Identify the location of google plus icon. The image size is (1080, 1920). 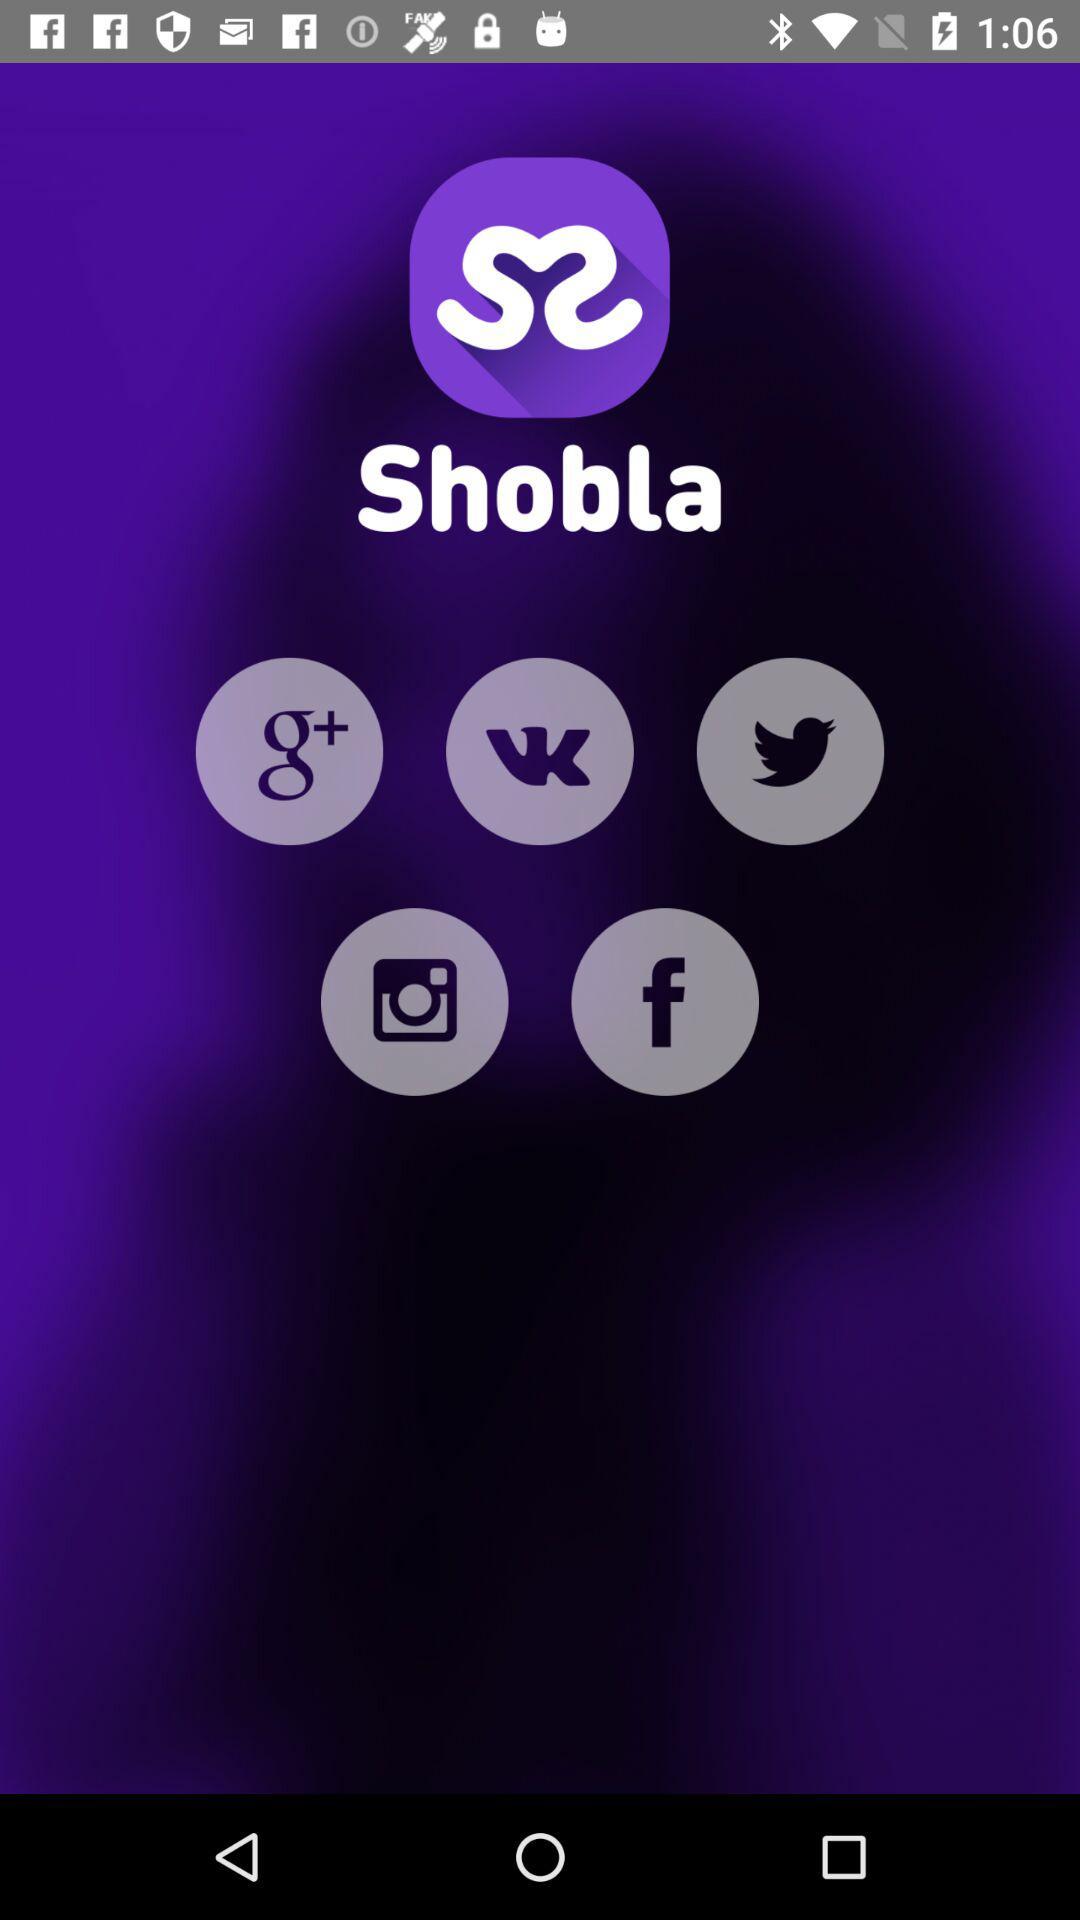
(289, 750).